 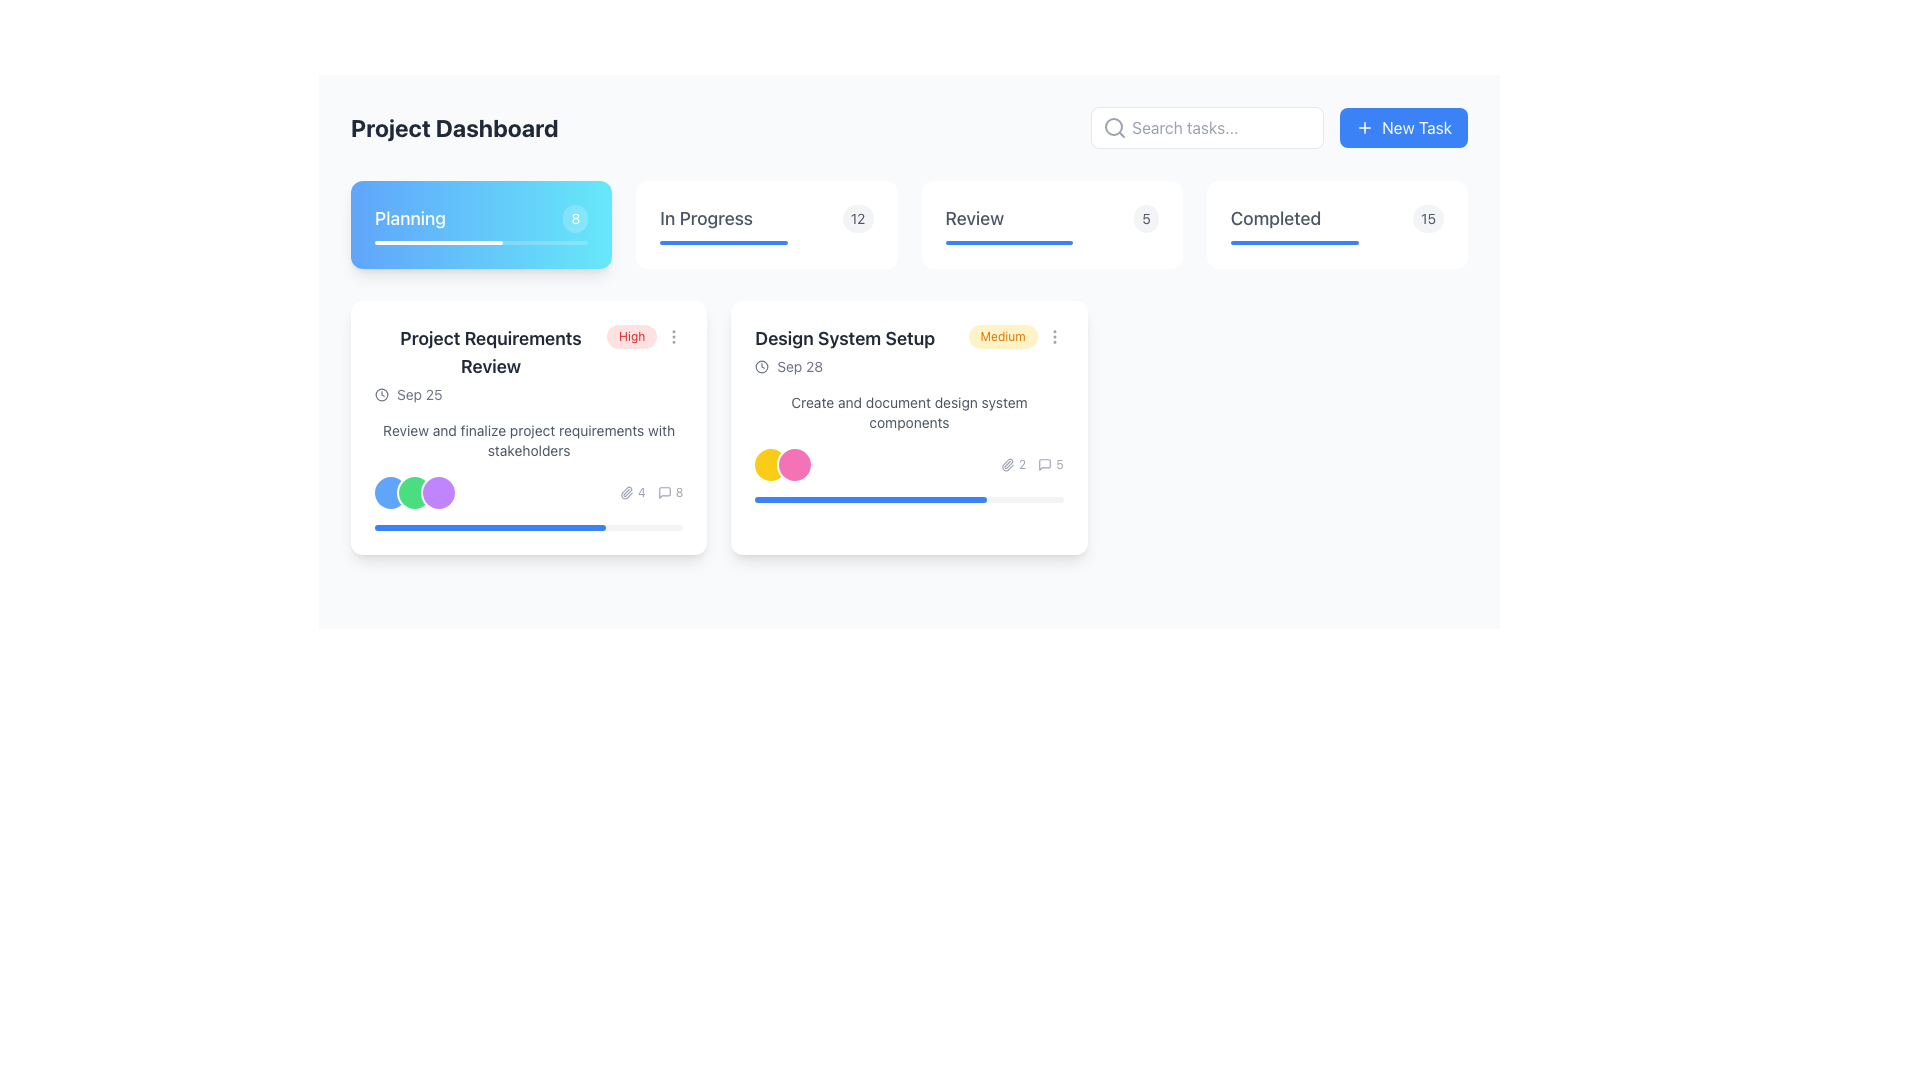 I want to click on the attachment icon located at the bottom-right of the 'Design System Setup' card, so click(x=1008, y=465).